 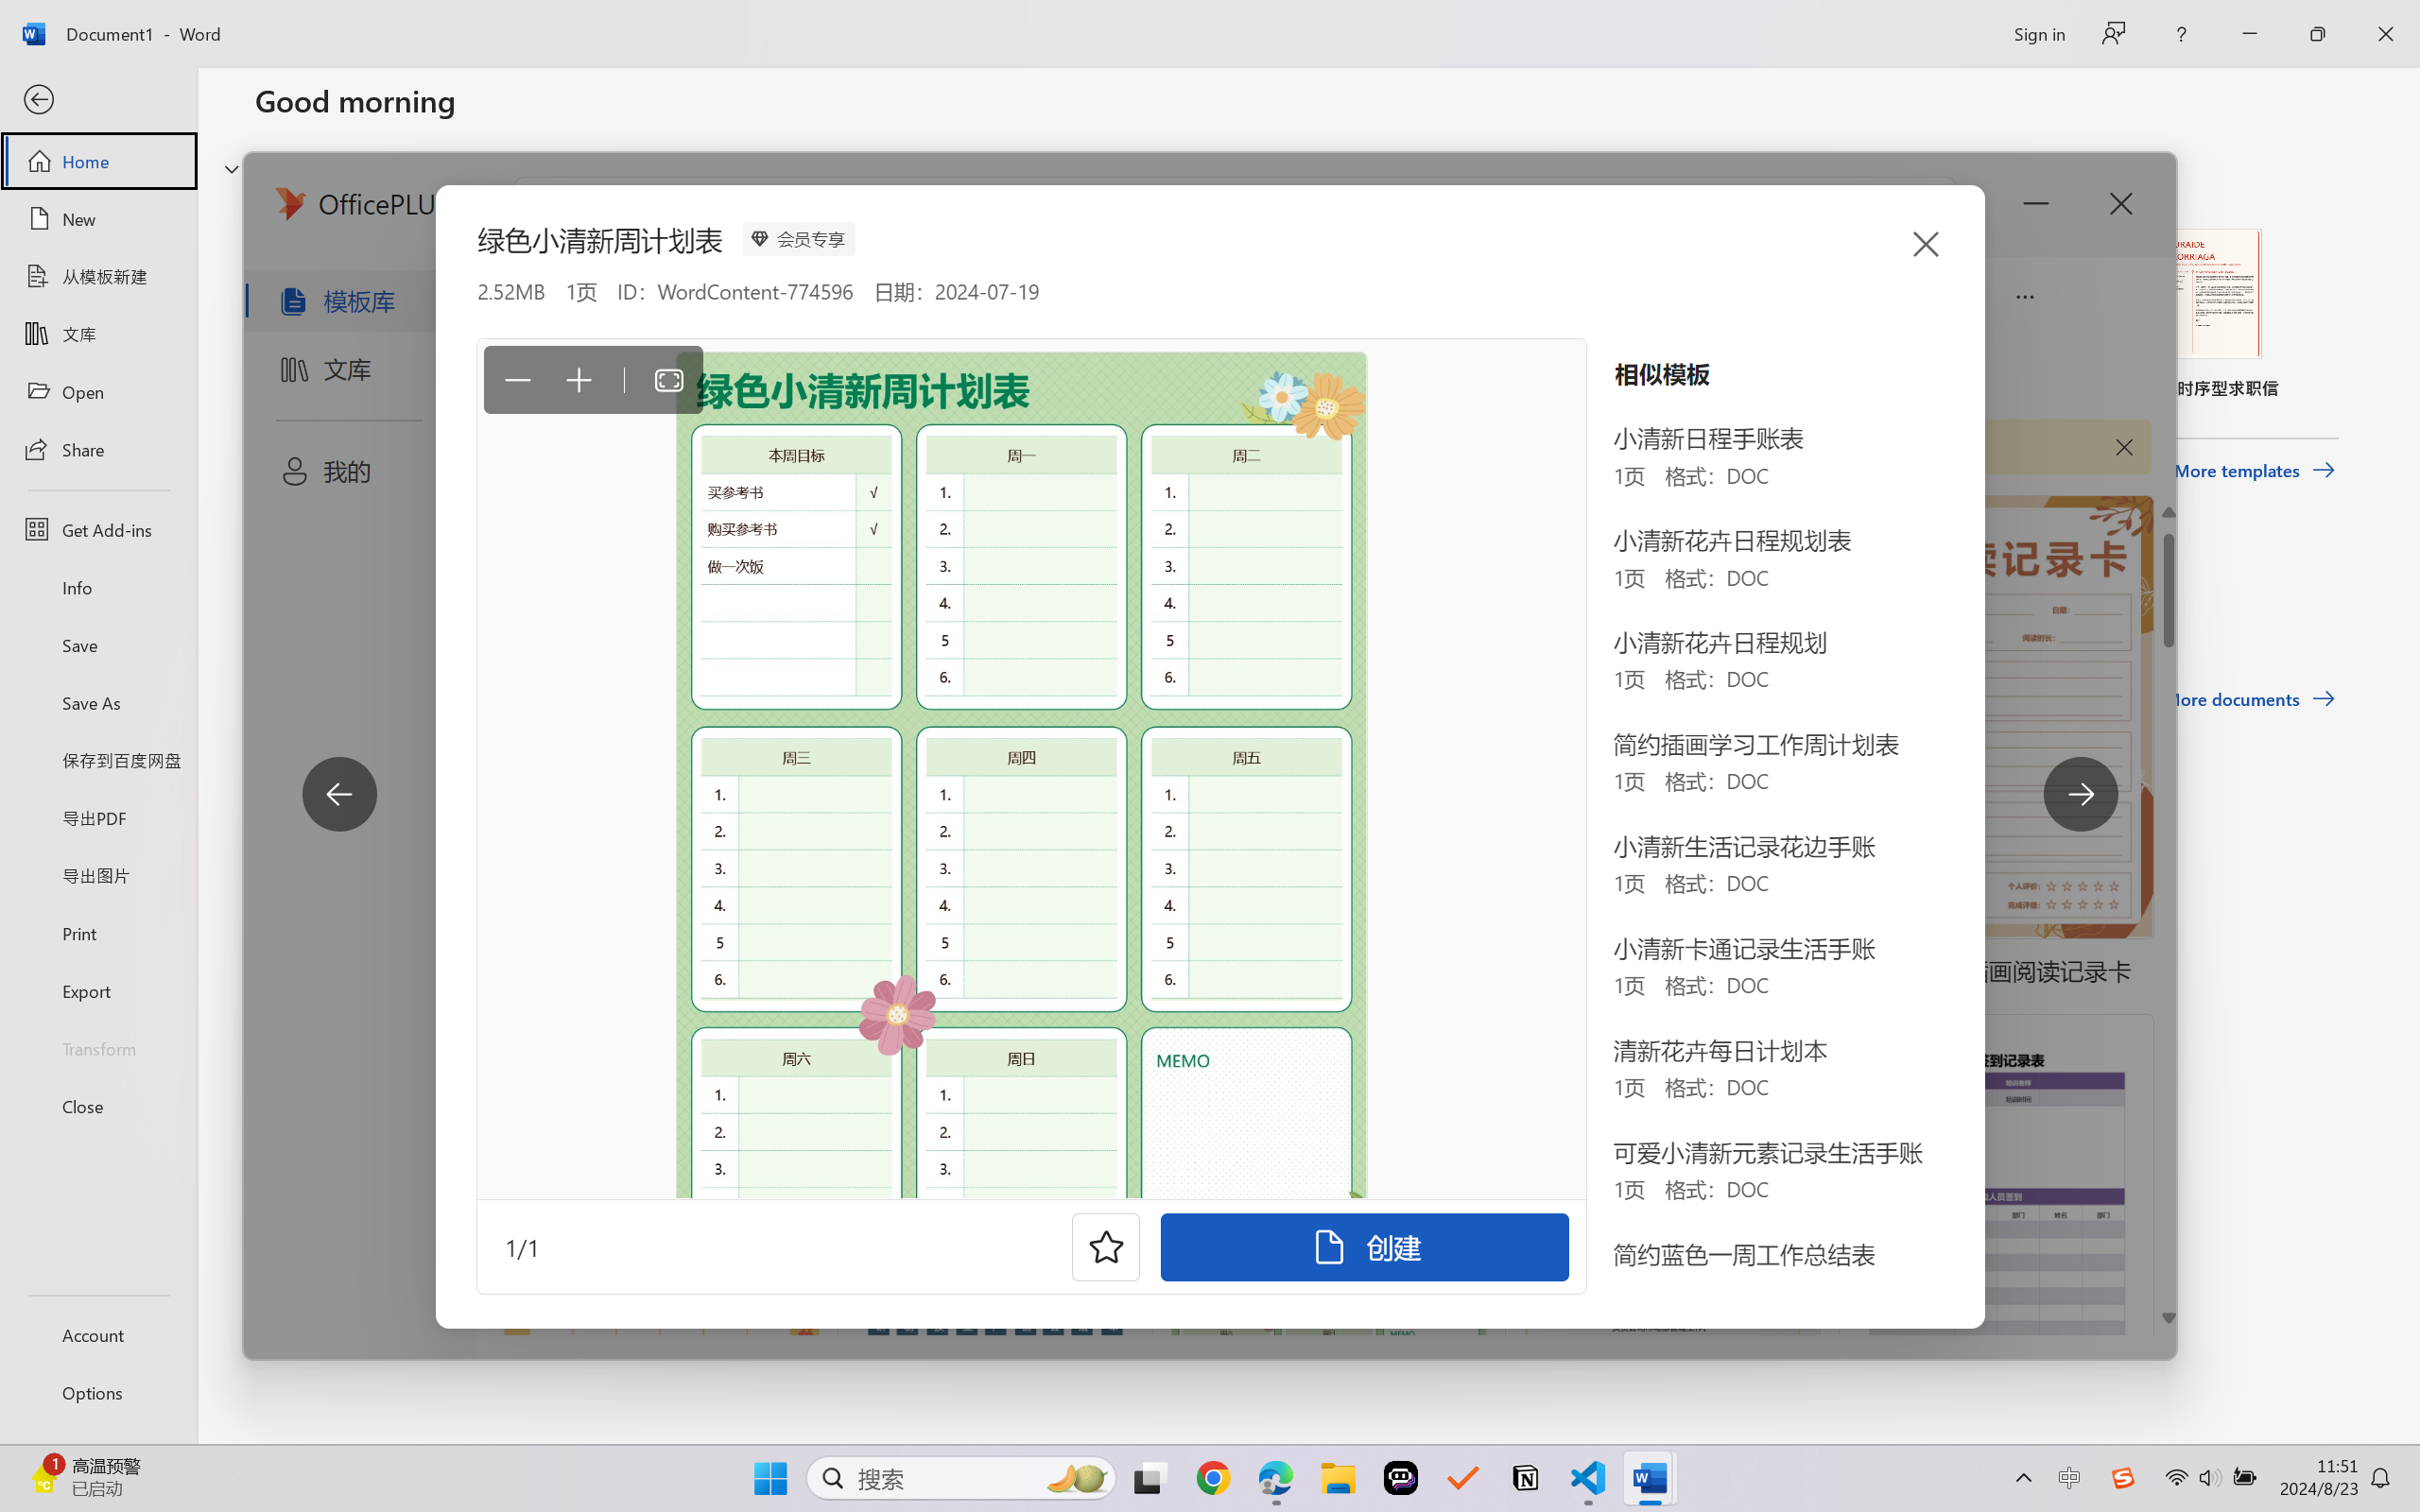 I want to click on 'Account', so click(x=97, y=1334).